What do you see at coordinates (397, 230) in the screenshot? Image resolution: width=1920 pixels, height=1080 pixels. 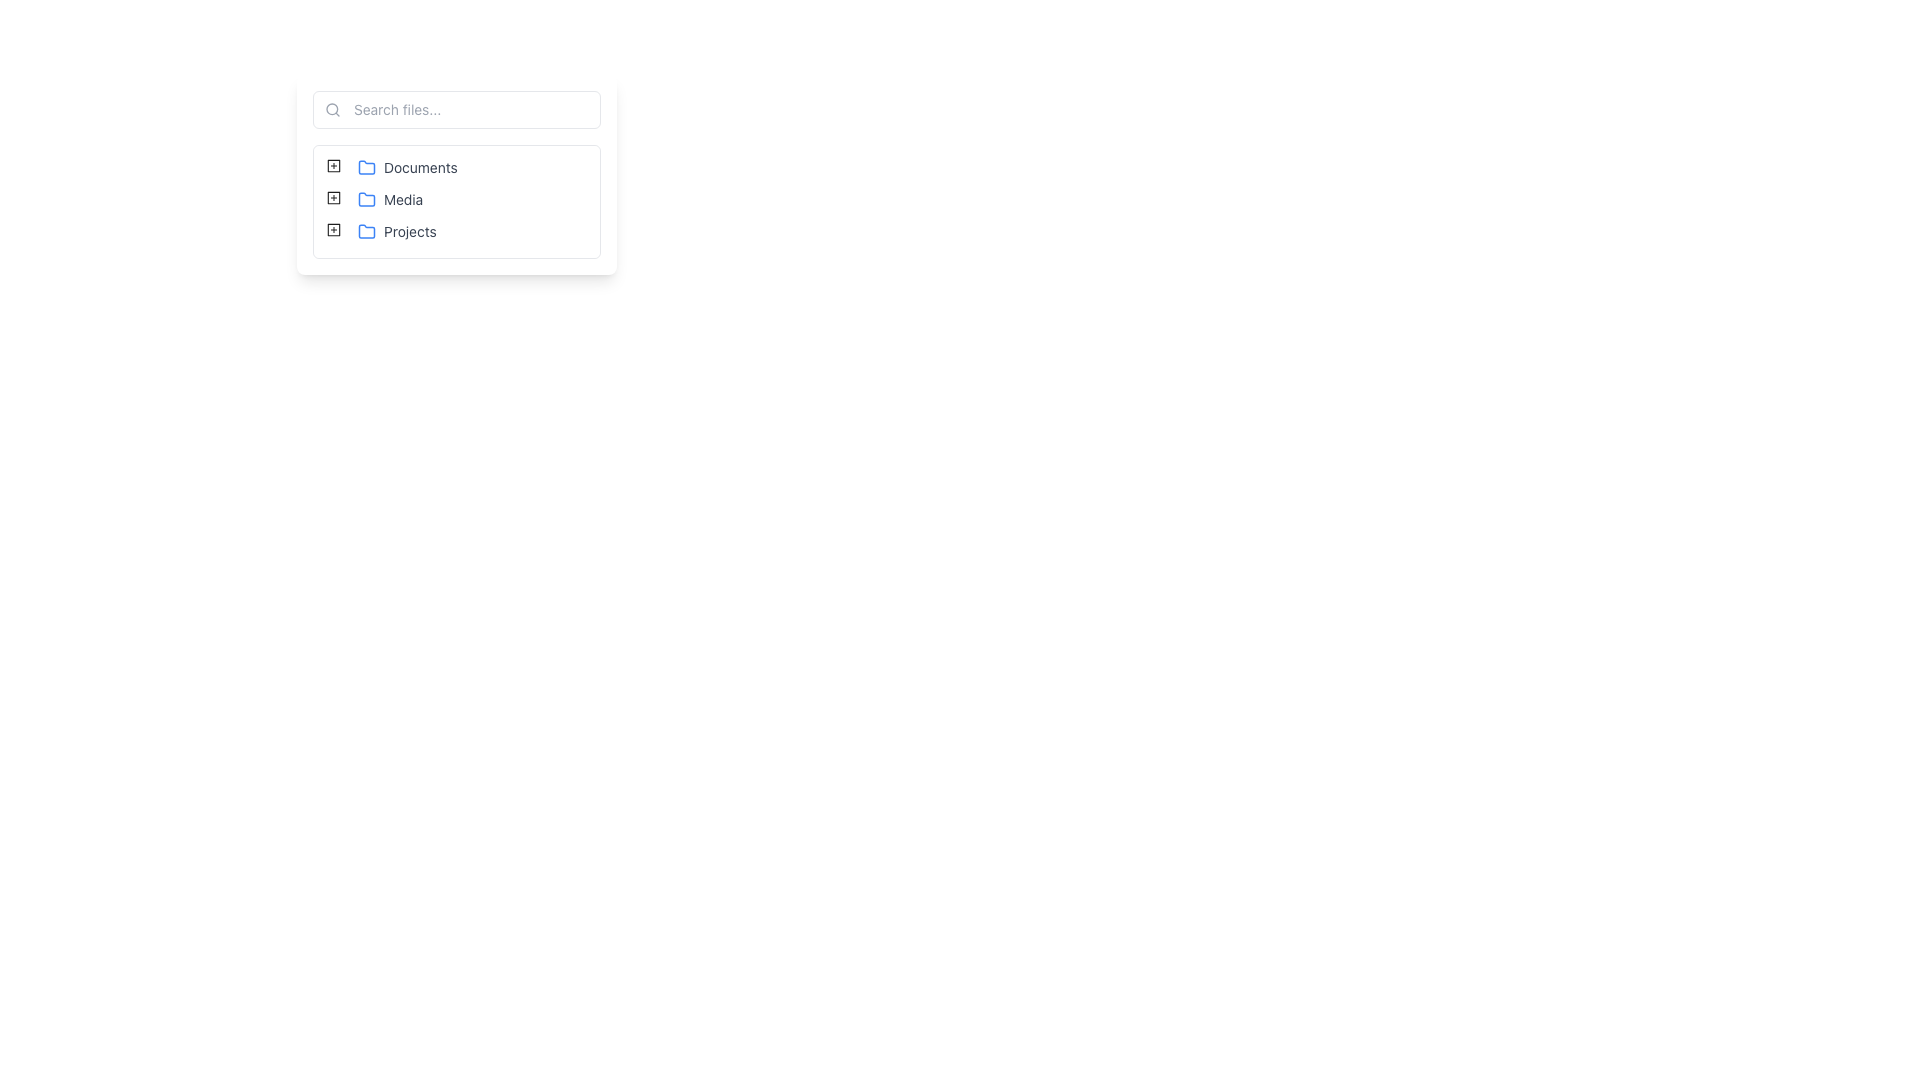 I see `the 'Projects' ListItem, which features a blue folder icon and gray text` at bounding box center [397, 230].